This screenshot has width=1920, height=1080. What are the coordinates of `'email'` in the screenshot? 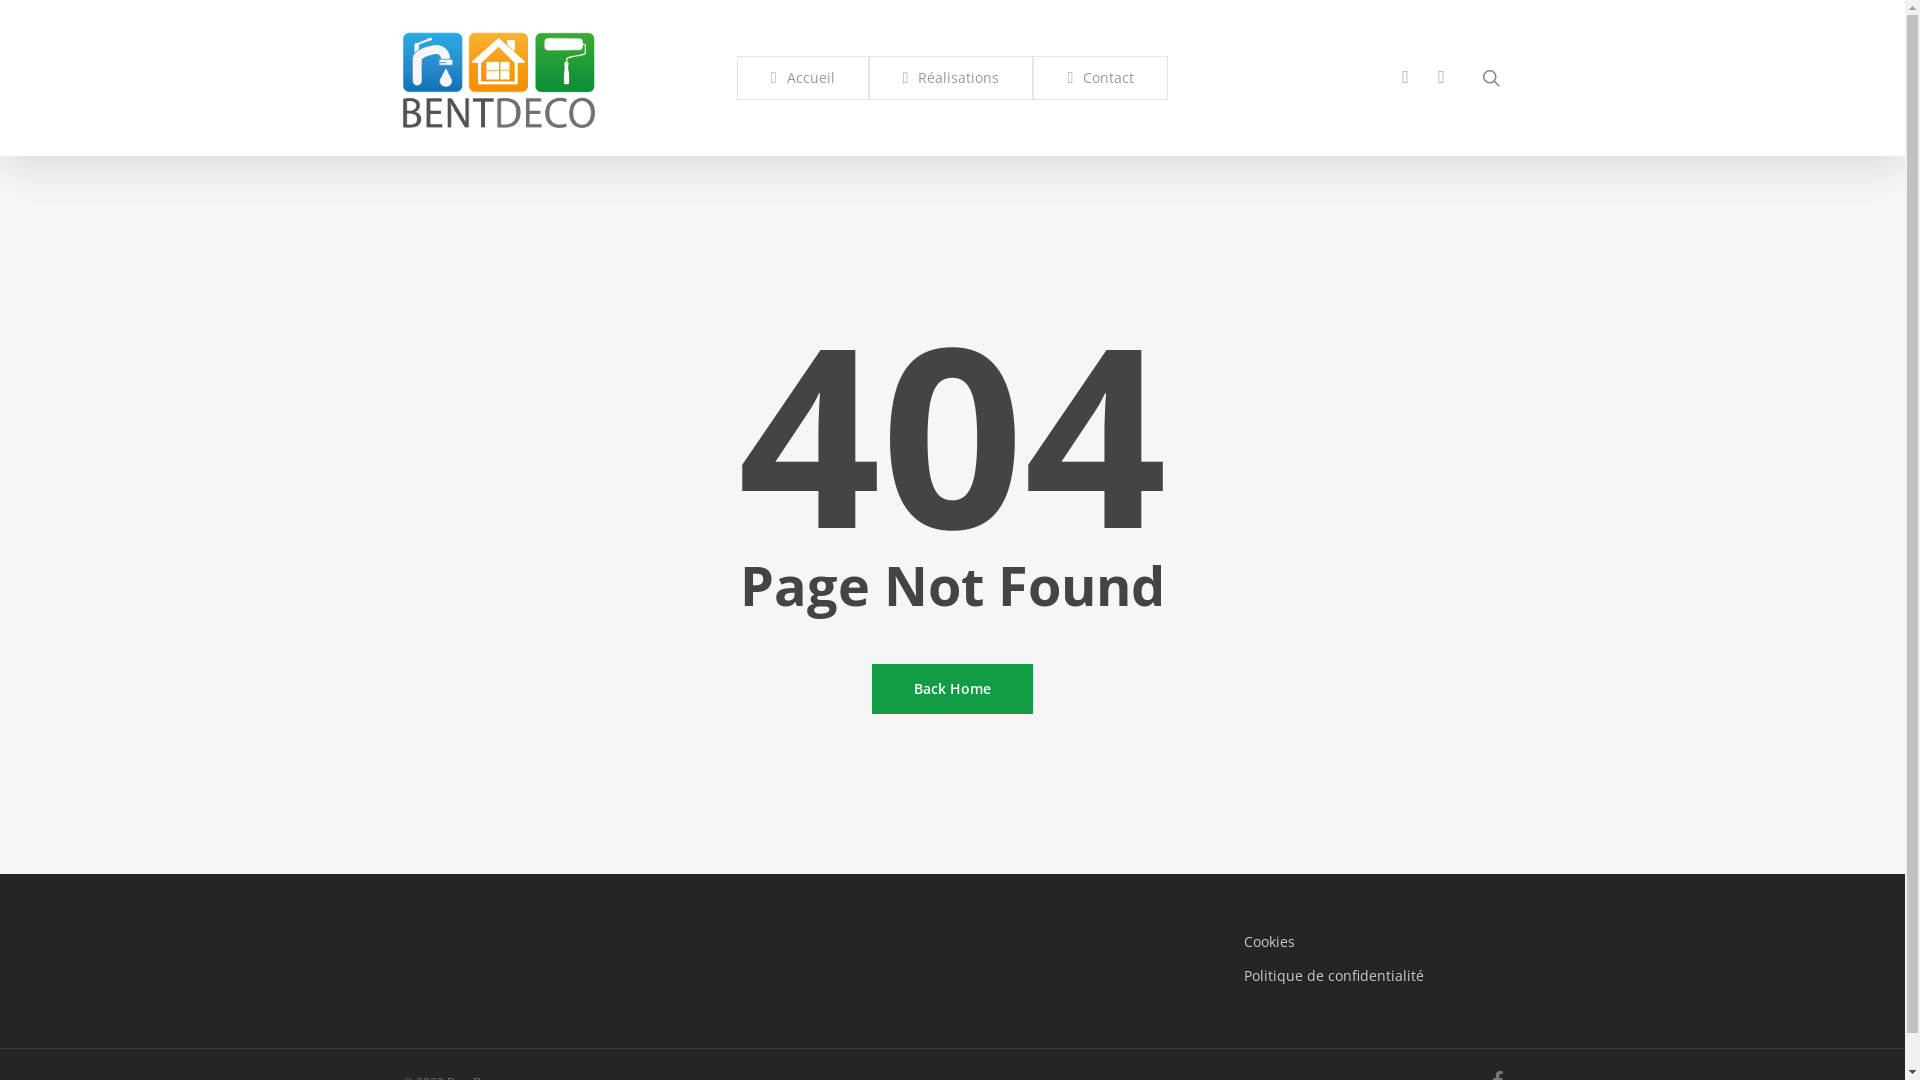 It's located at (1441, 76).